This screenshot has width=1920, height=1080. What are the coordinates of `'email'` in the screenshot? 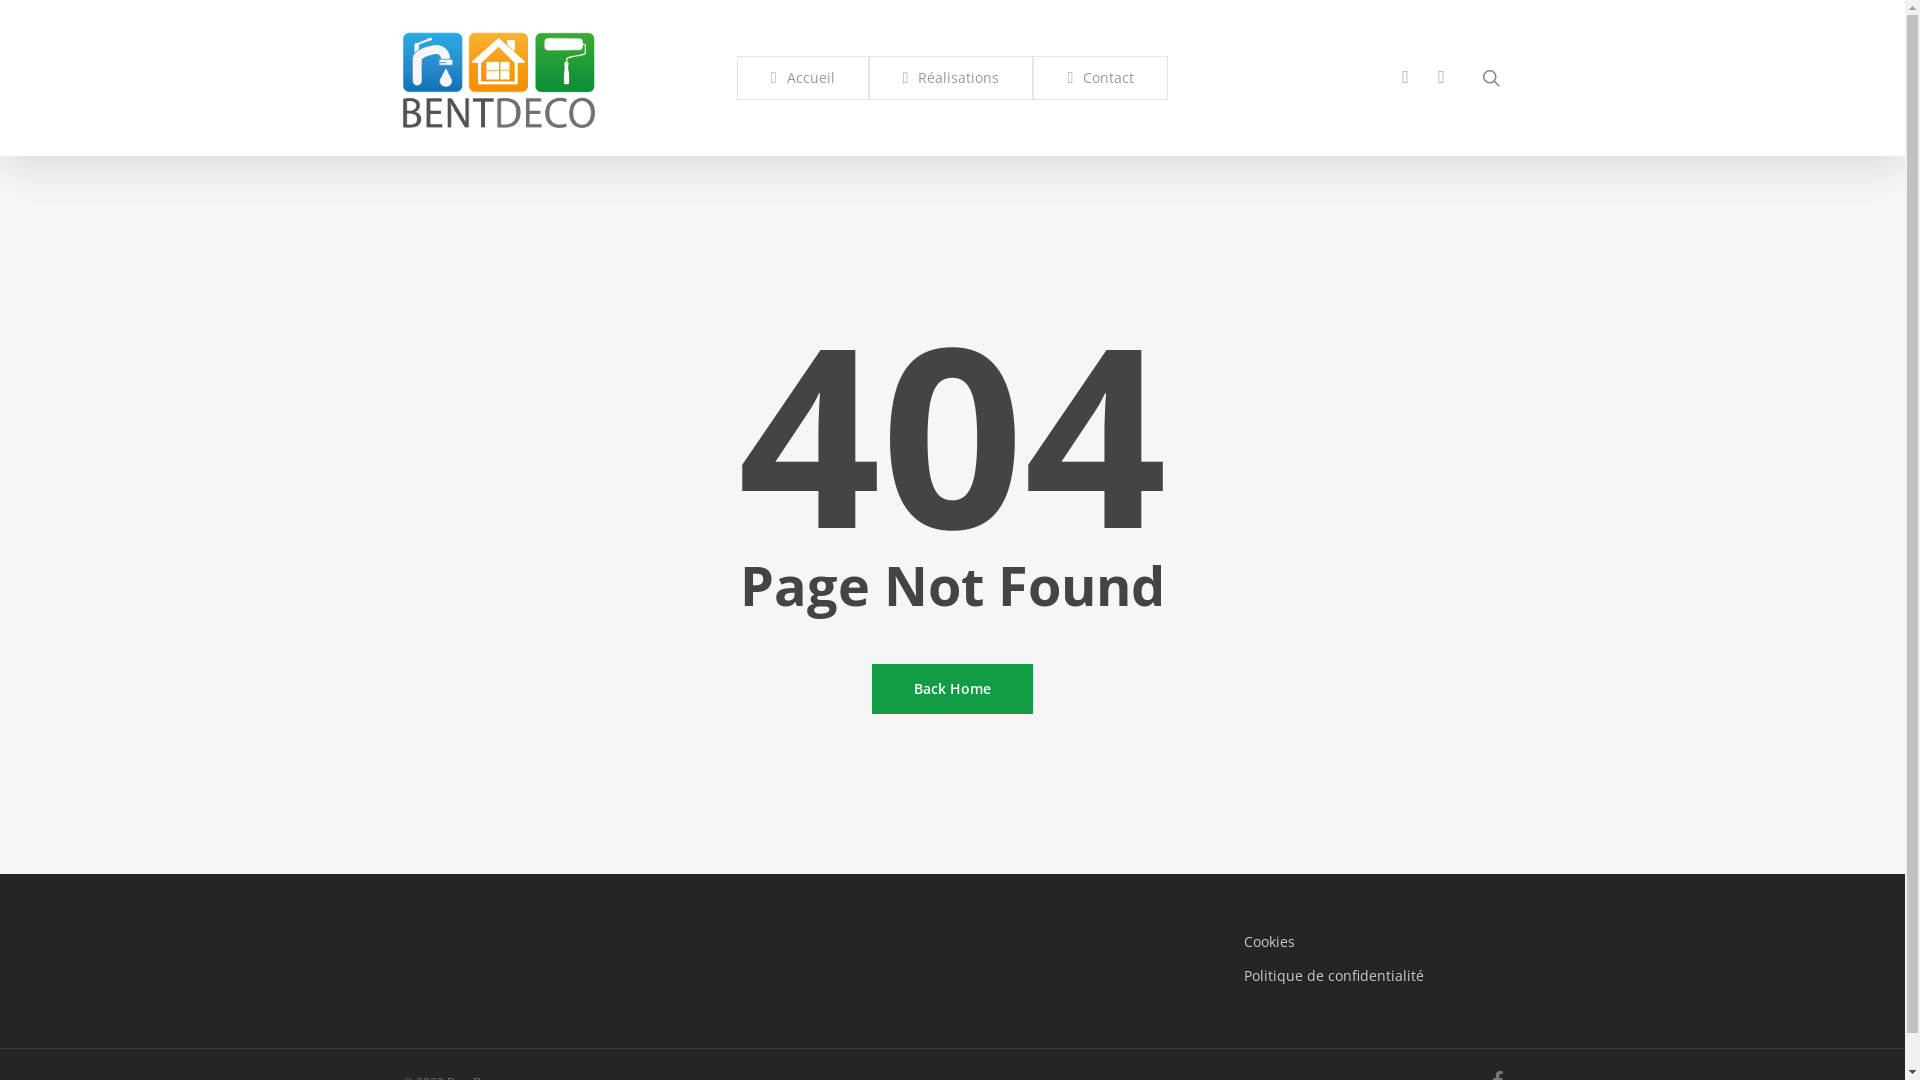 It's located at (1441, 76).